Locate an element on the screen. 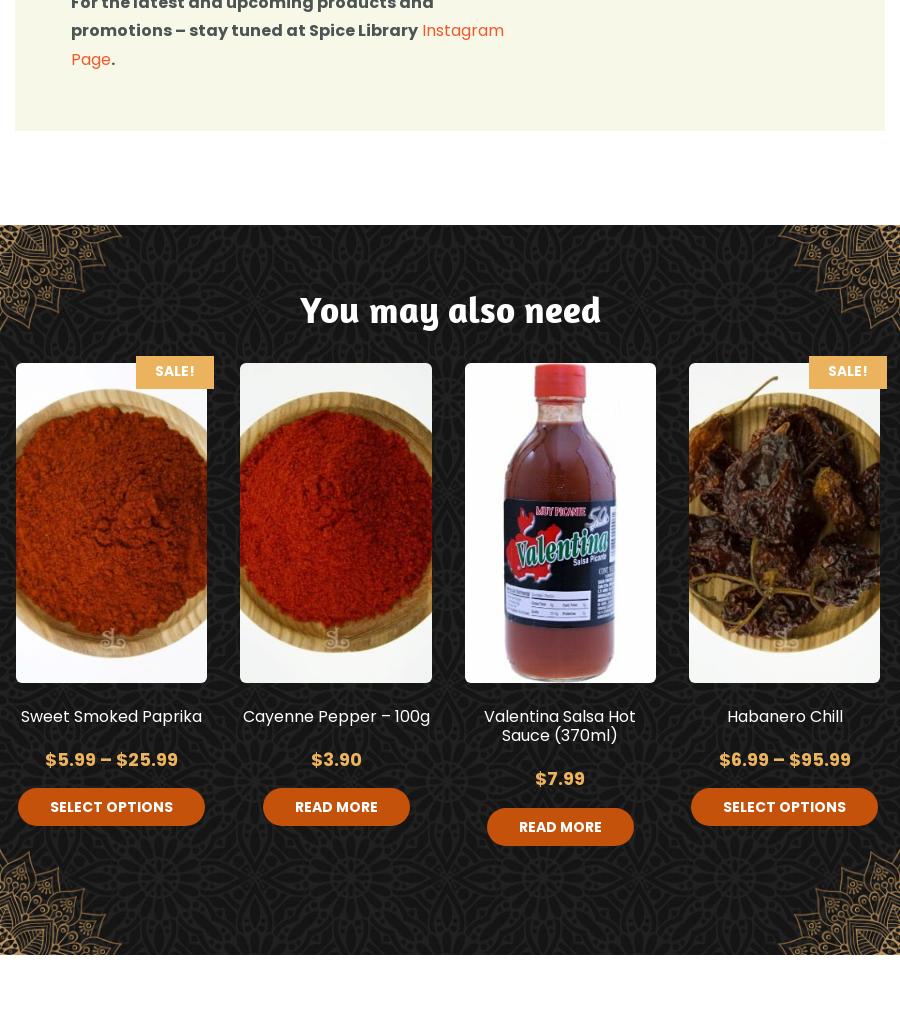  '7.99' is located at coordinates (566, 777).